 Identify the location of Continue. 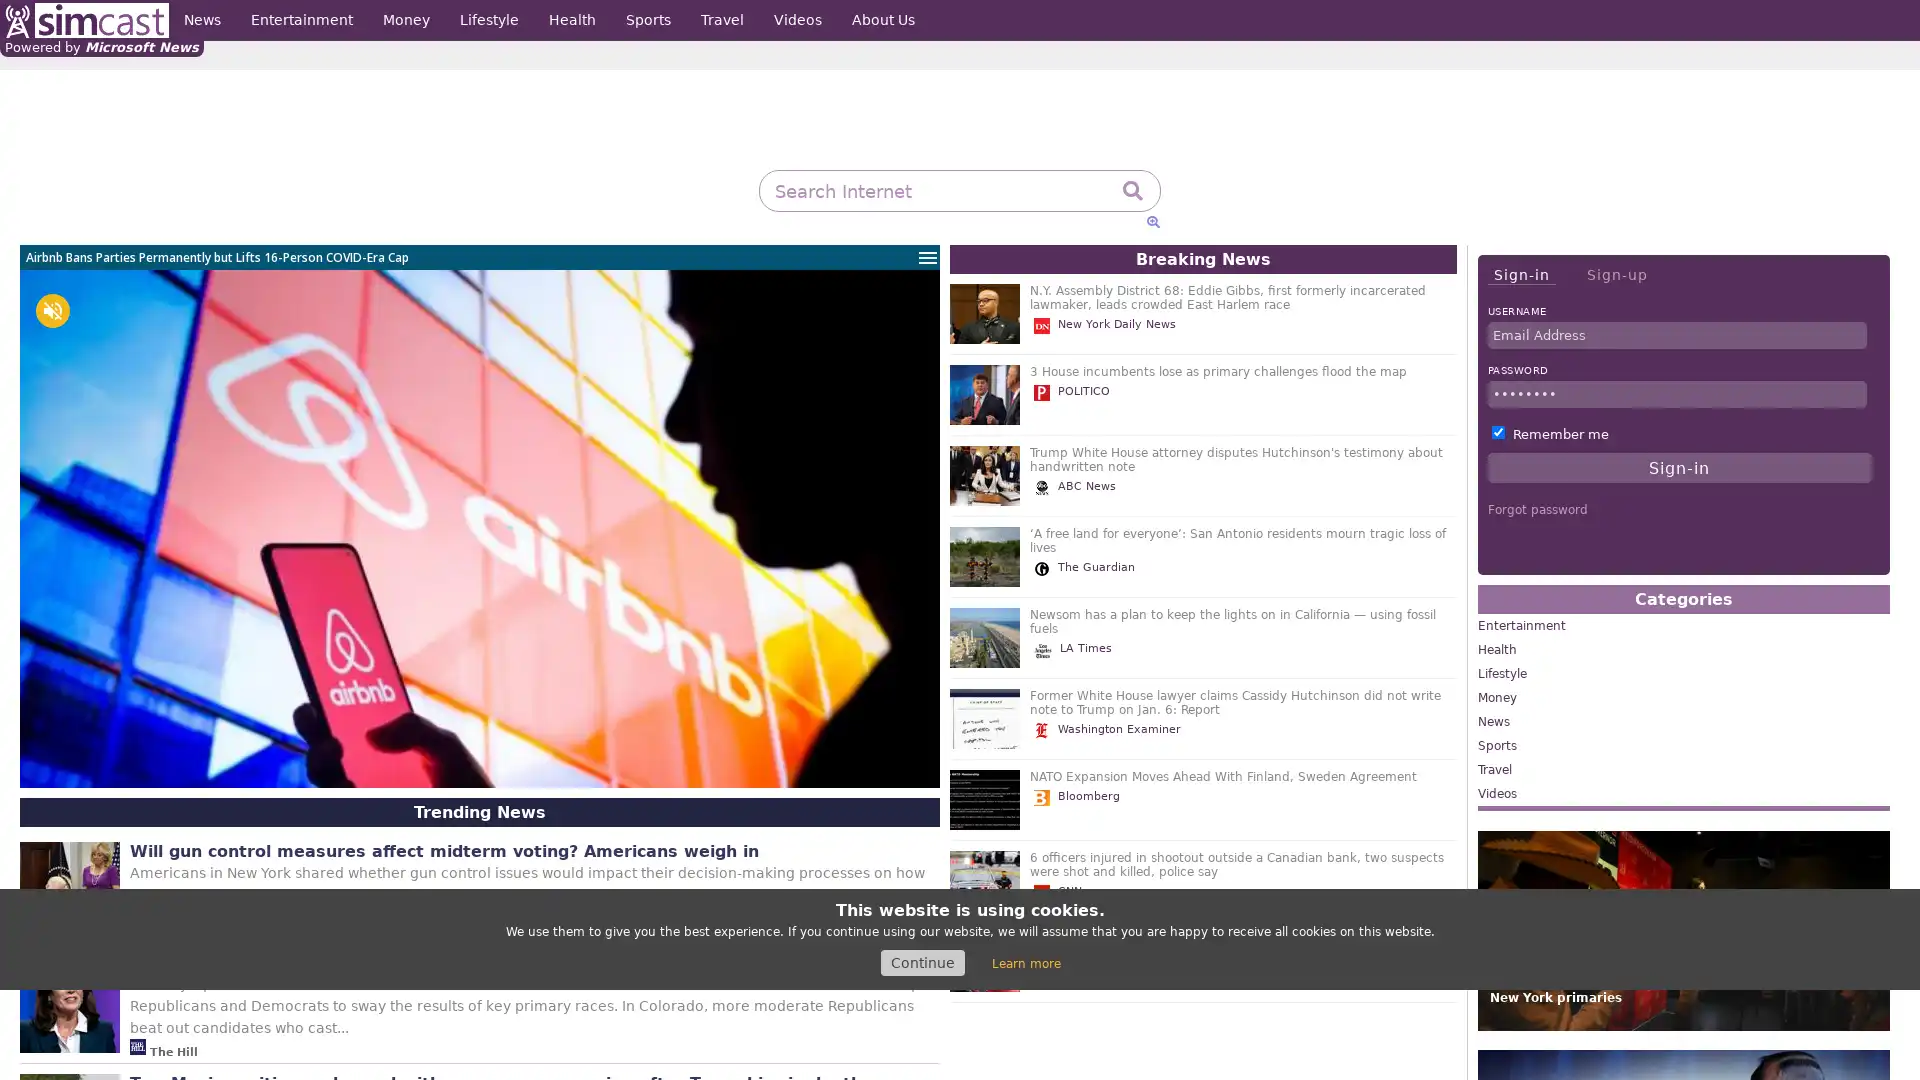
(921, 962).